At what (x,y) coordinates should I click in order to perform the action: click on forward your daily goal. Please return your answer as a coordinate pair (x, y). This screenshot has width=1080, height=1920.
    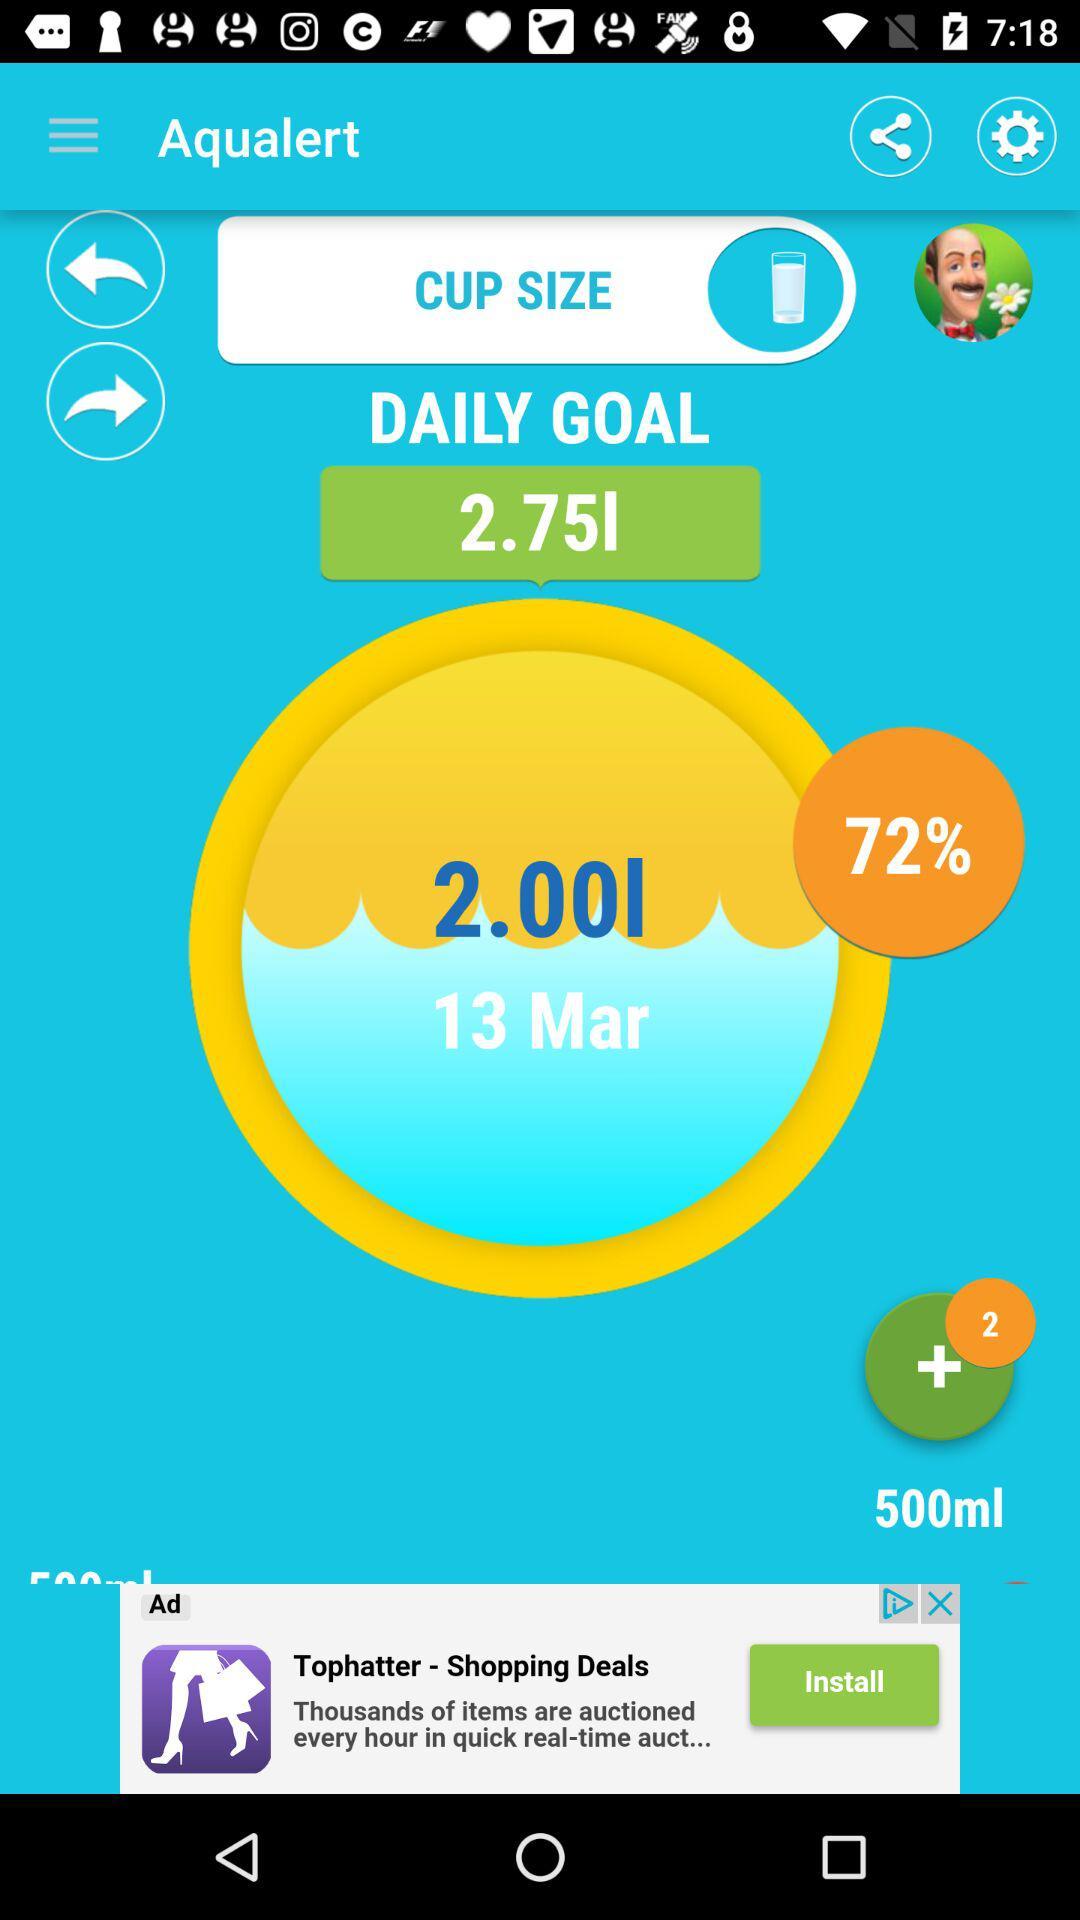
    Looking at the image, I should click on (105, 400).